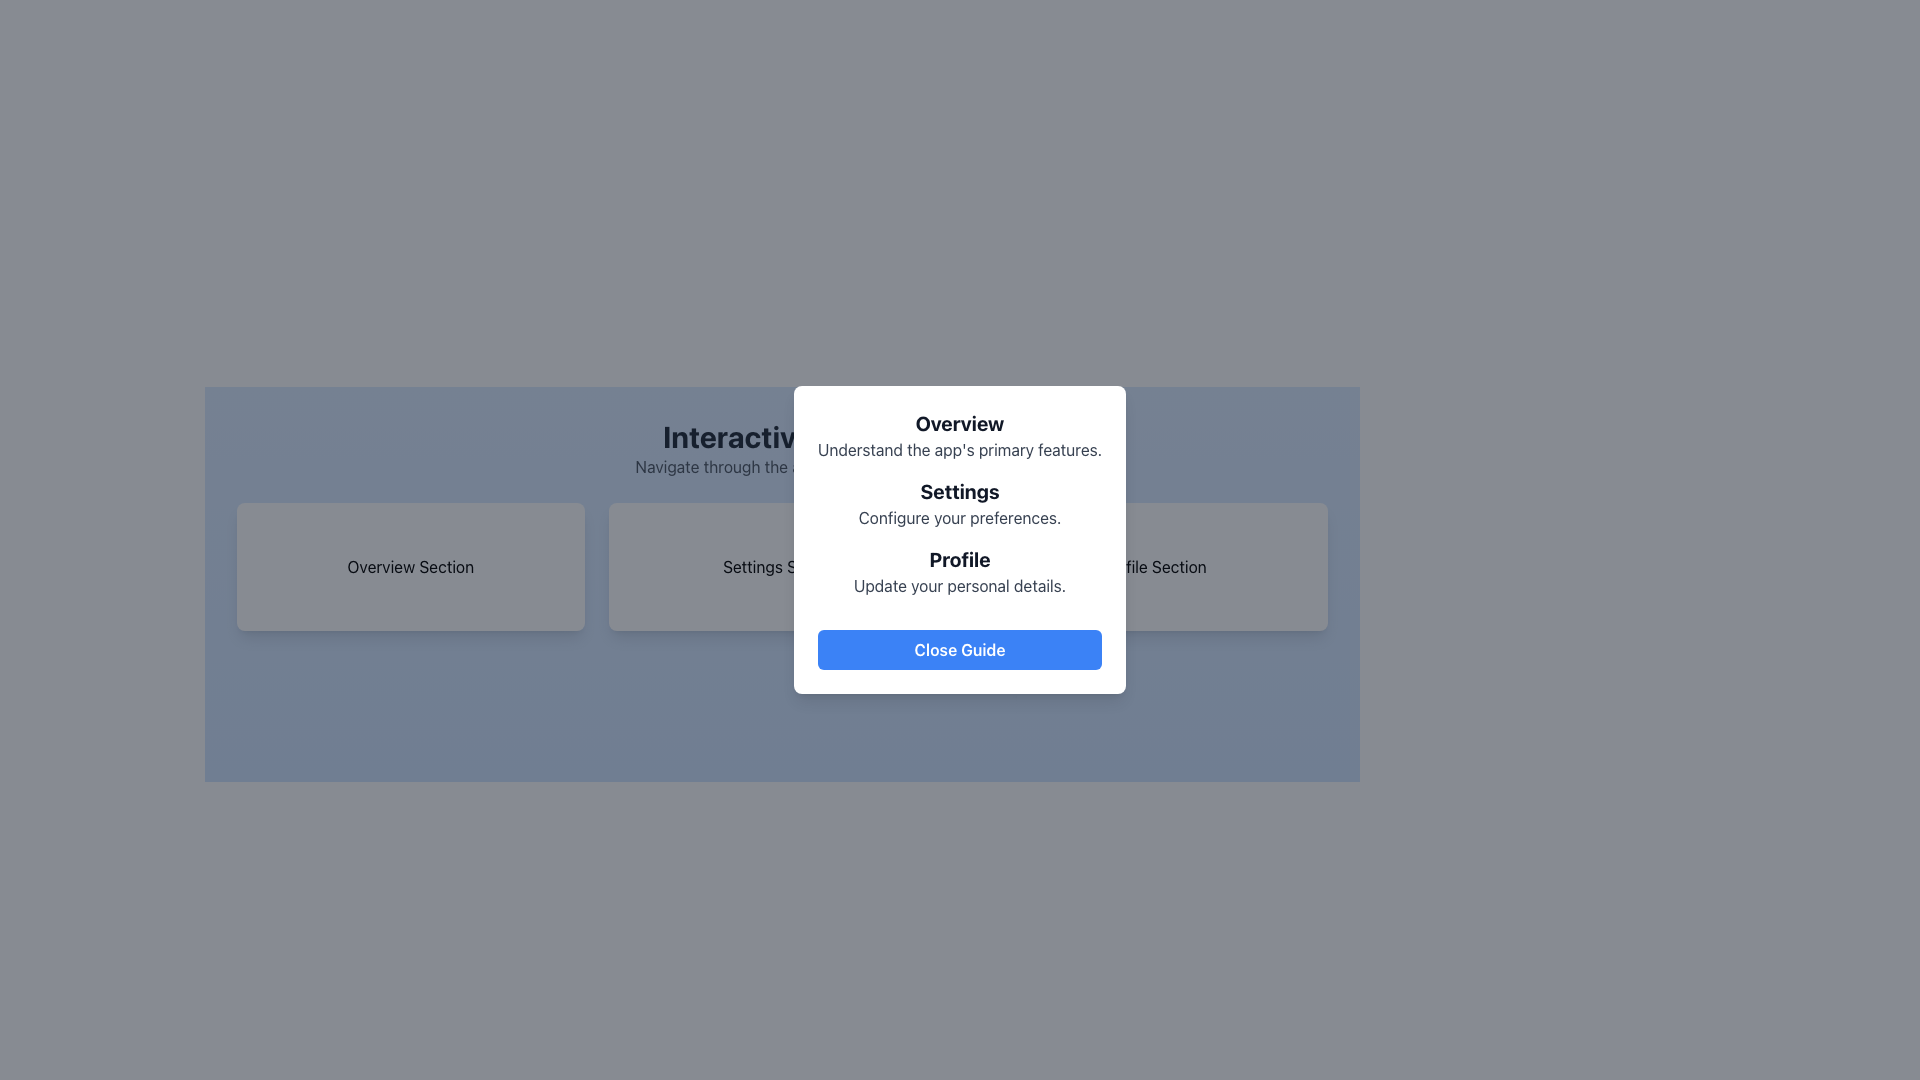  What do you see at coordinates (781, 567) in the screenshot?
I see `the 'Settings Section' Content Card, which is a rectangular card with a white background and rounded edges, located at the center of the layout` at bounding box center [781, 567].